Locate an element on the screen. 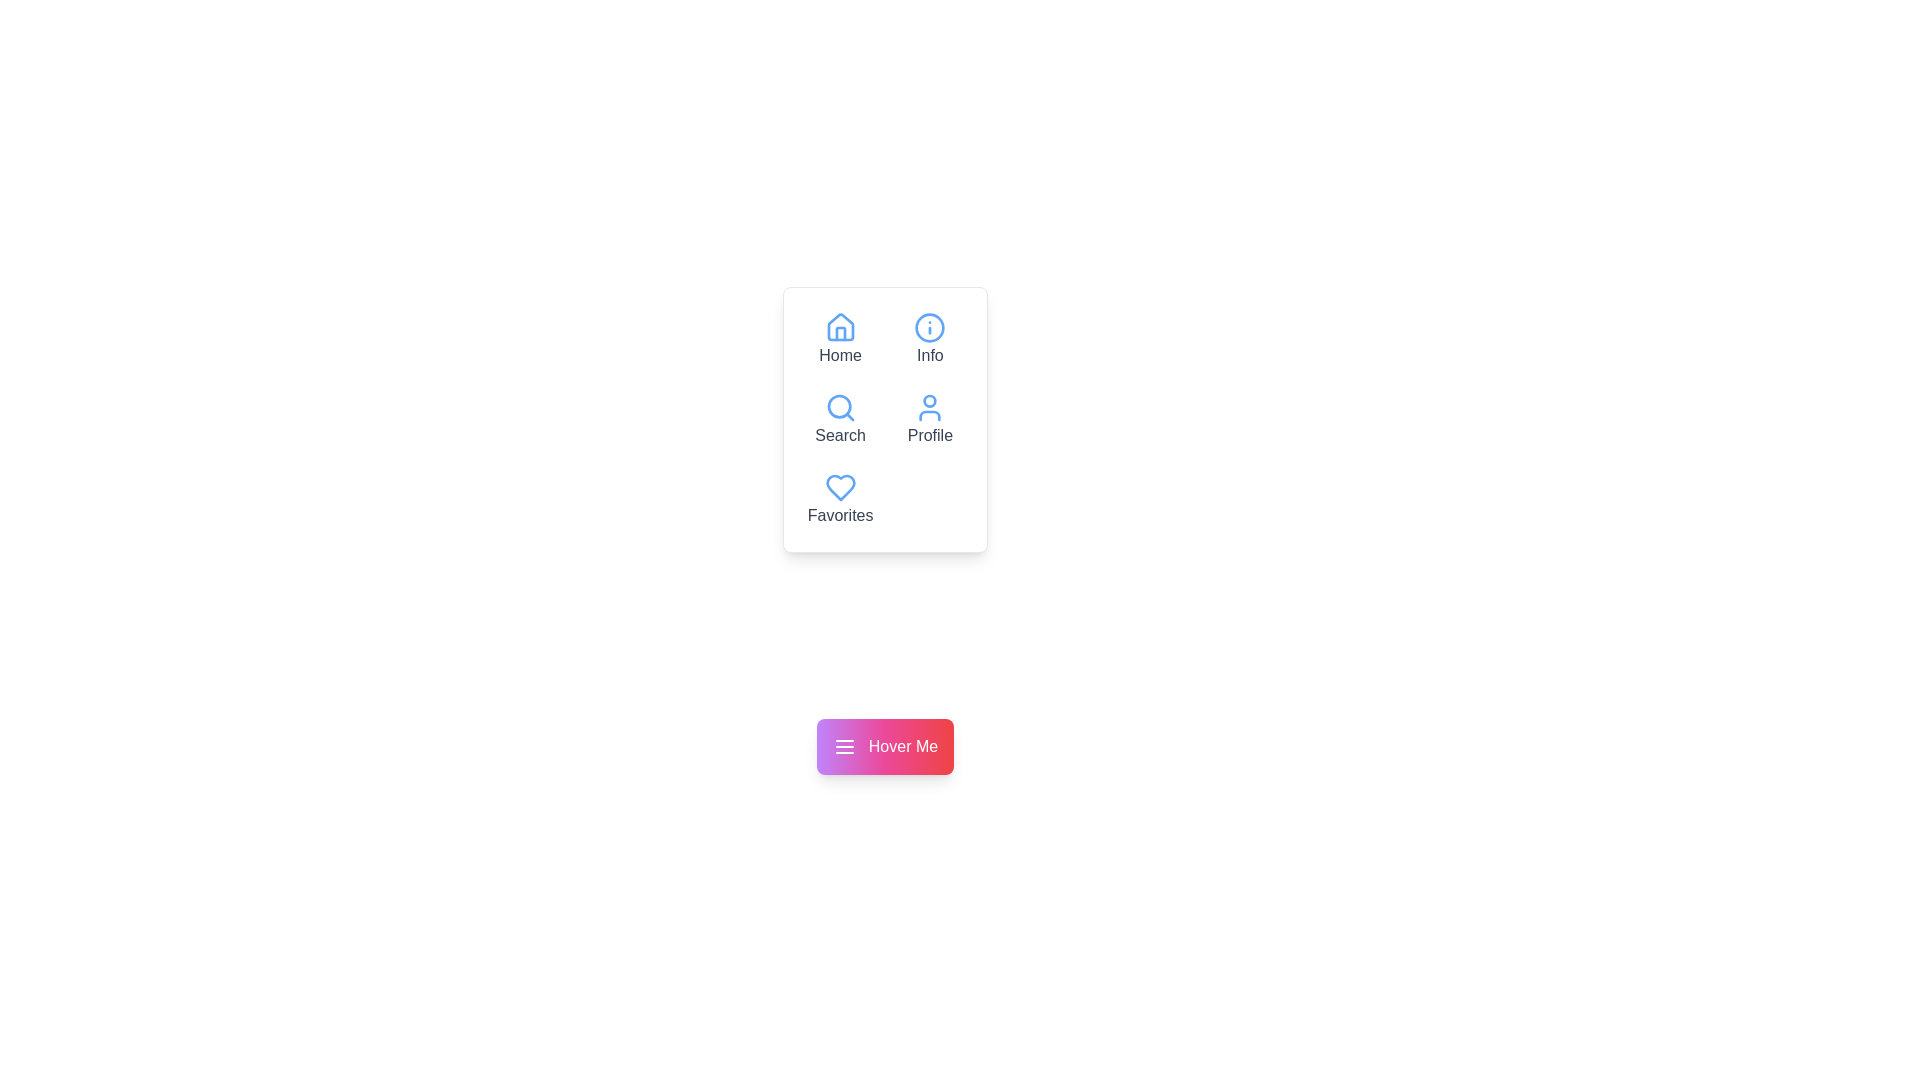 The width and height of the screenshot is (1920, 1080). the minimalist line graphic representing the lower part of a human figure within the user profile icon, located in the bottom-right of a 2x3 grid is located at coordinates (929, 415).